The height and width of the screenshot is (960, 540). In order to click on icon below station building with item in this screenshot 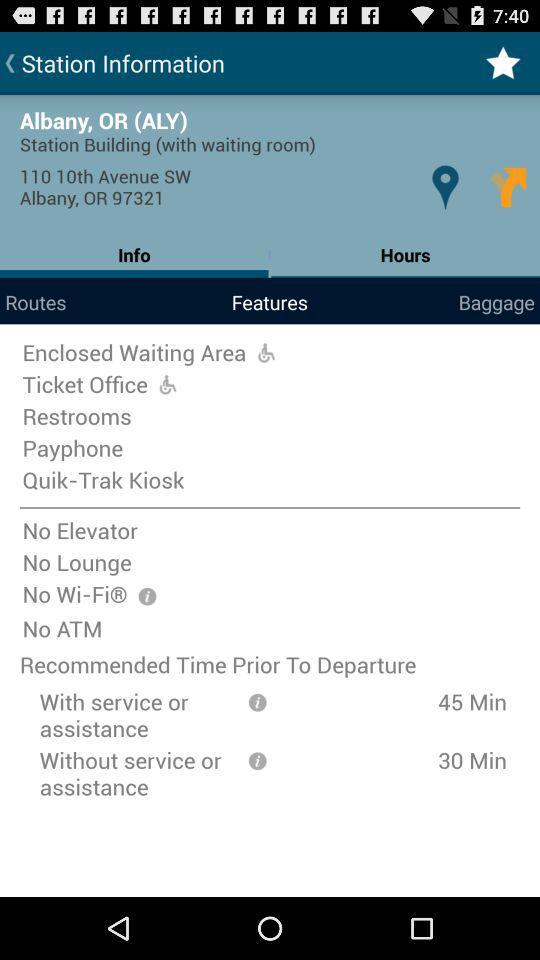, I will do `click(508, 187)`.